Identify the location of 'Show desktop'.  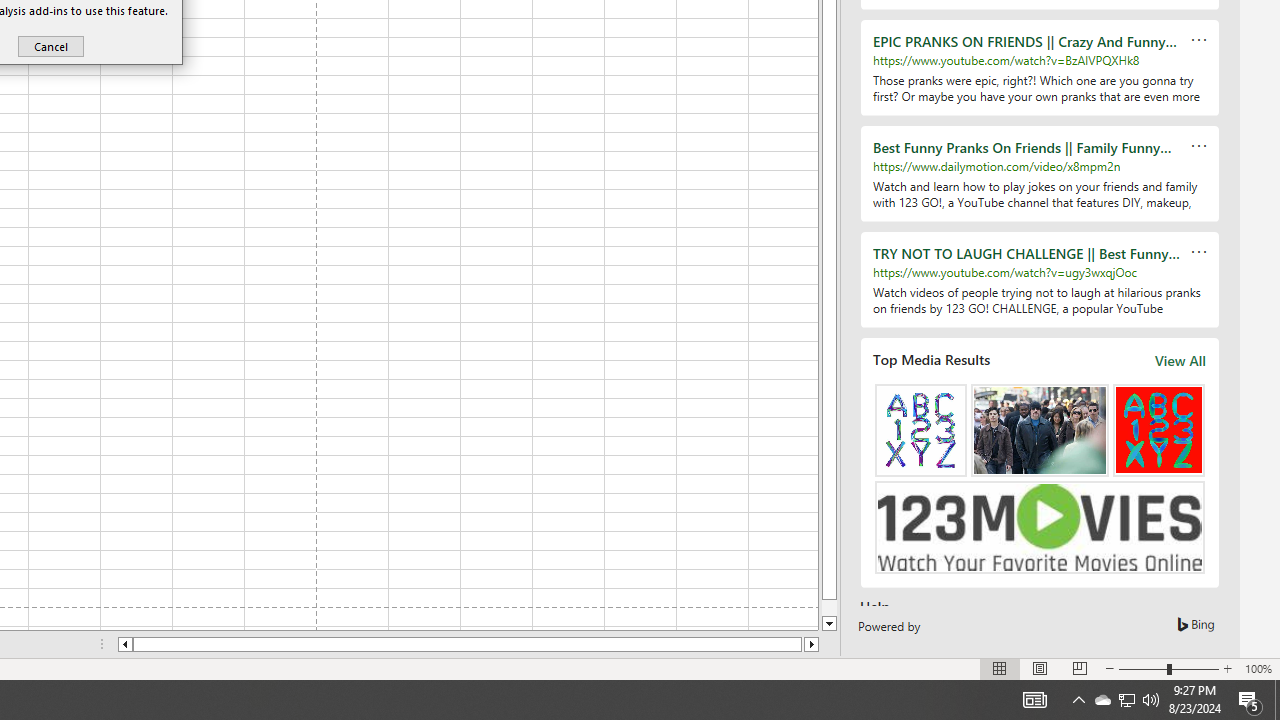
(1276, 698).